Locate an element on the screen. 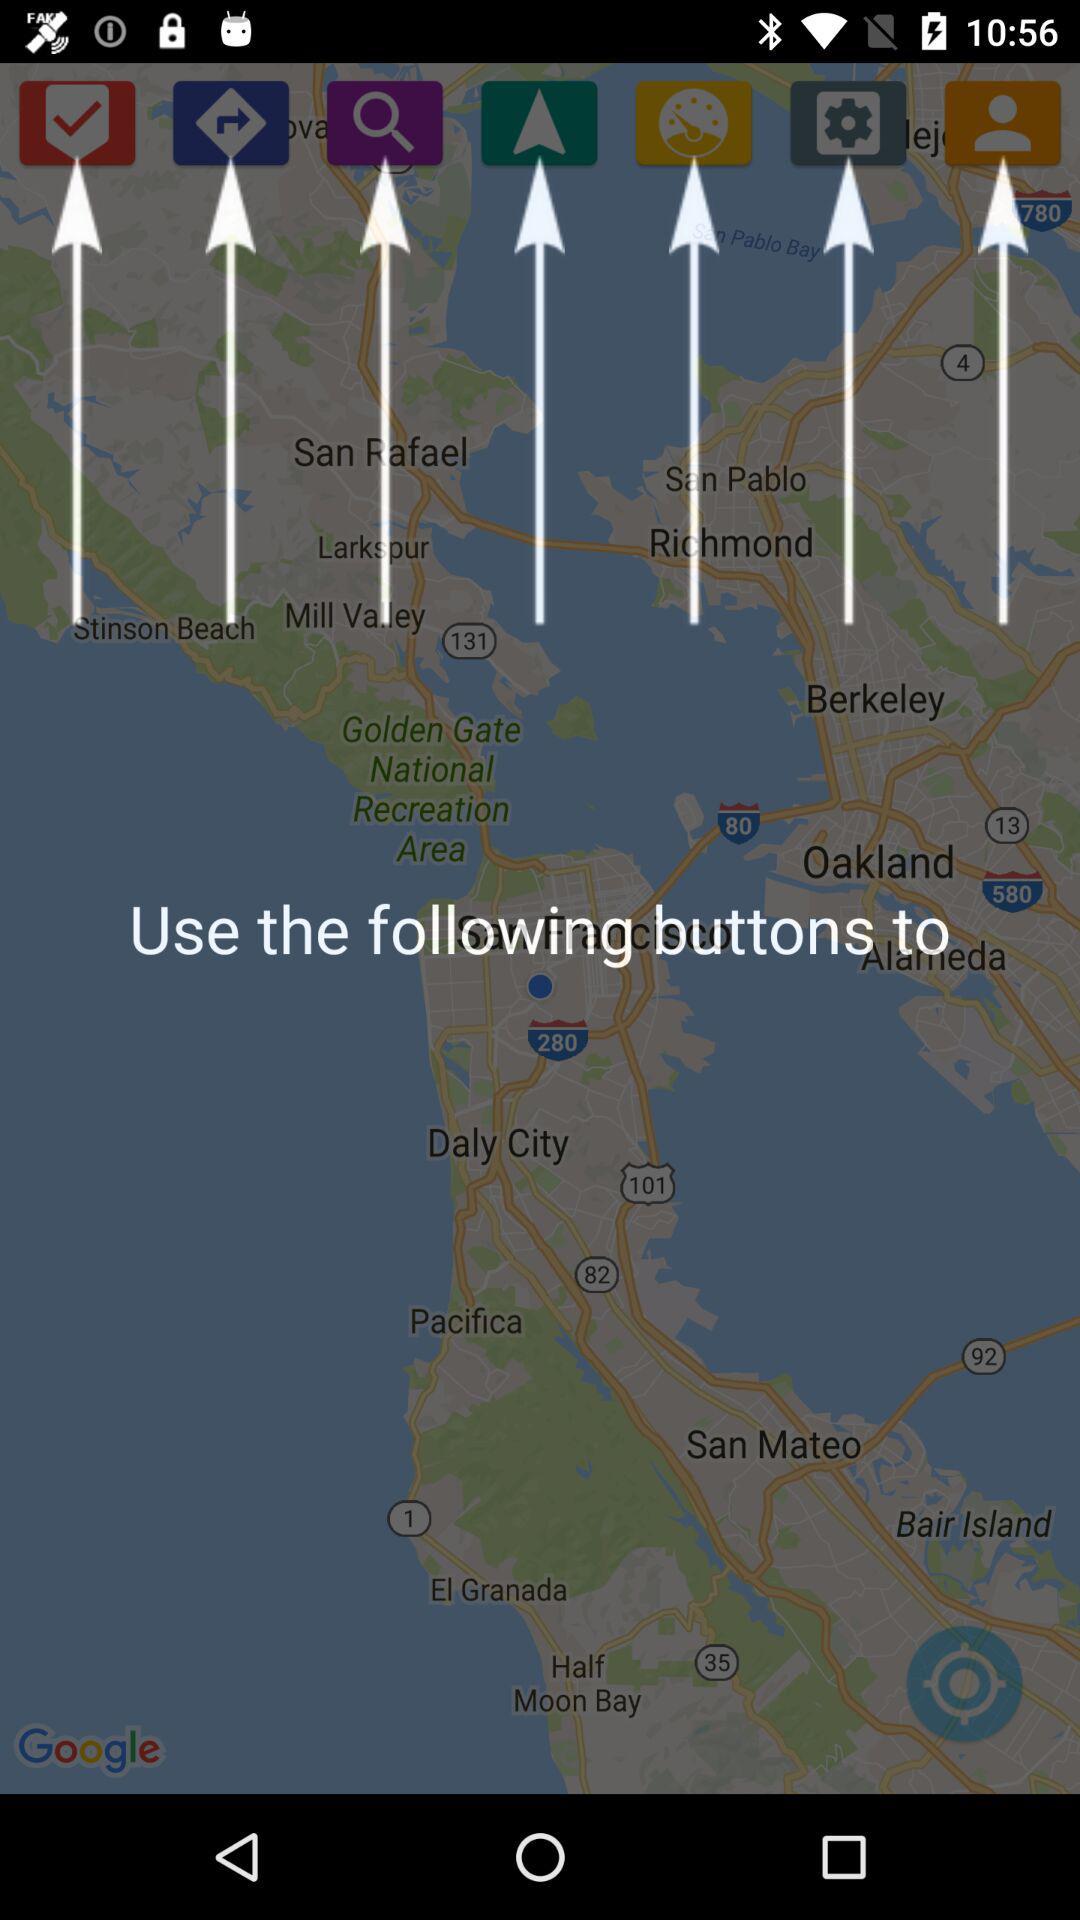 This screenshot has height=1920, width=1080. the app above use the following app is located at coordinates (538, 121).